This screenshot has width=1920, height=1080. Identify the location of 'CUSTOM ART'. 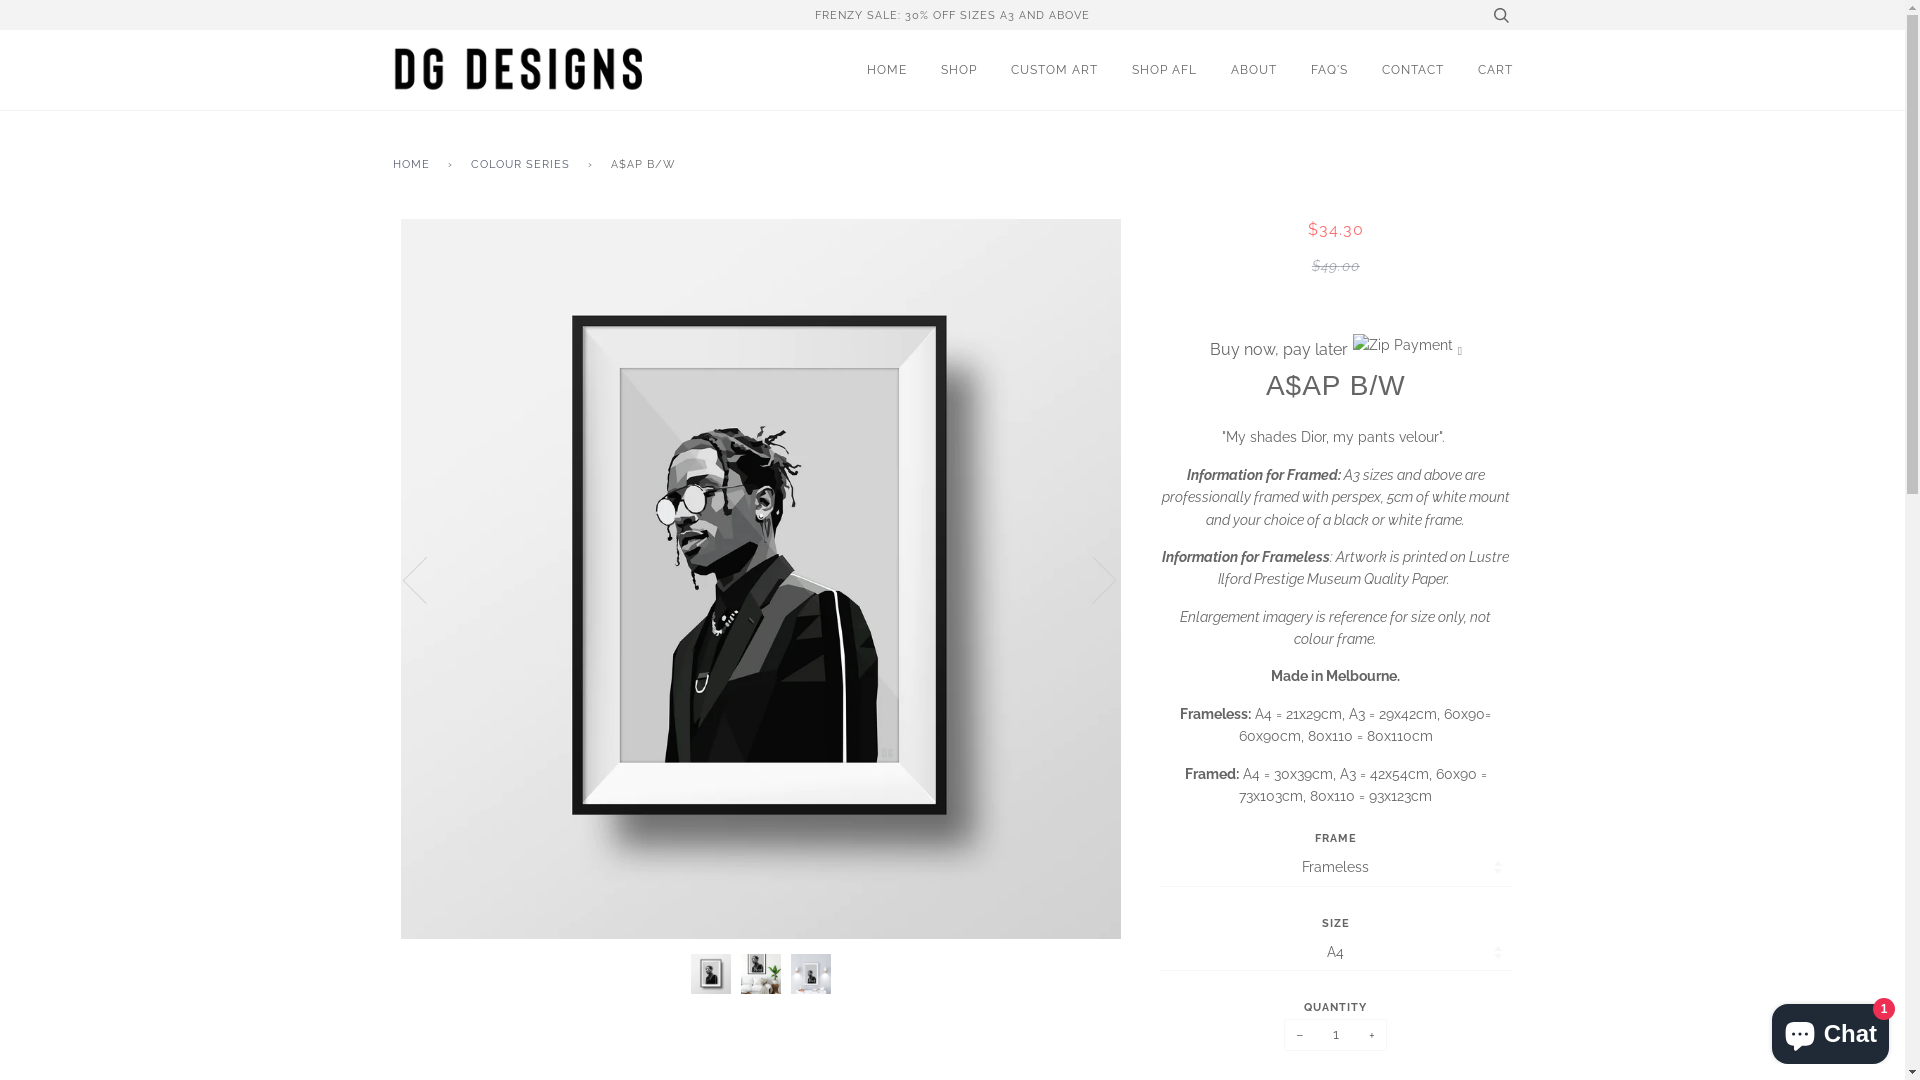
(1052, 68).